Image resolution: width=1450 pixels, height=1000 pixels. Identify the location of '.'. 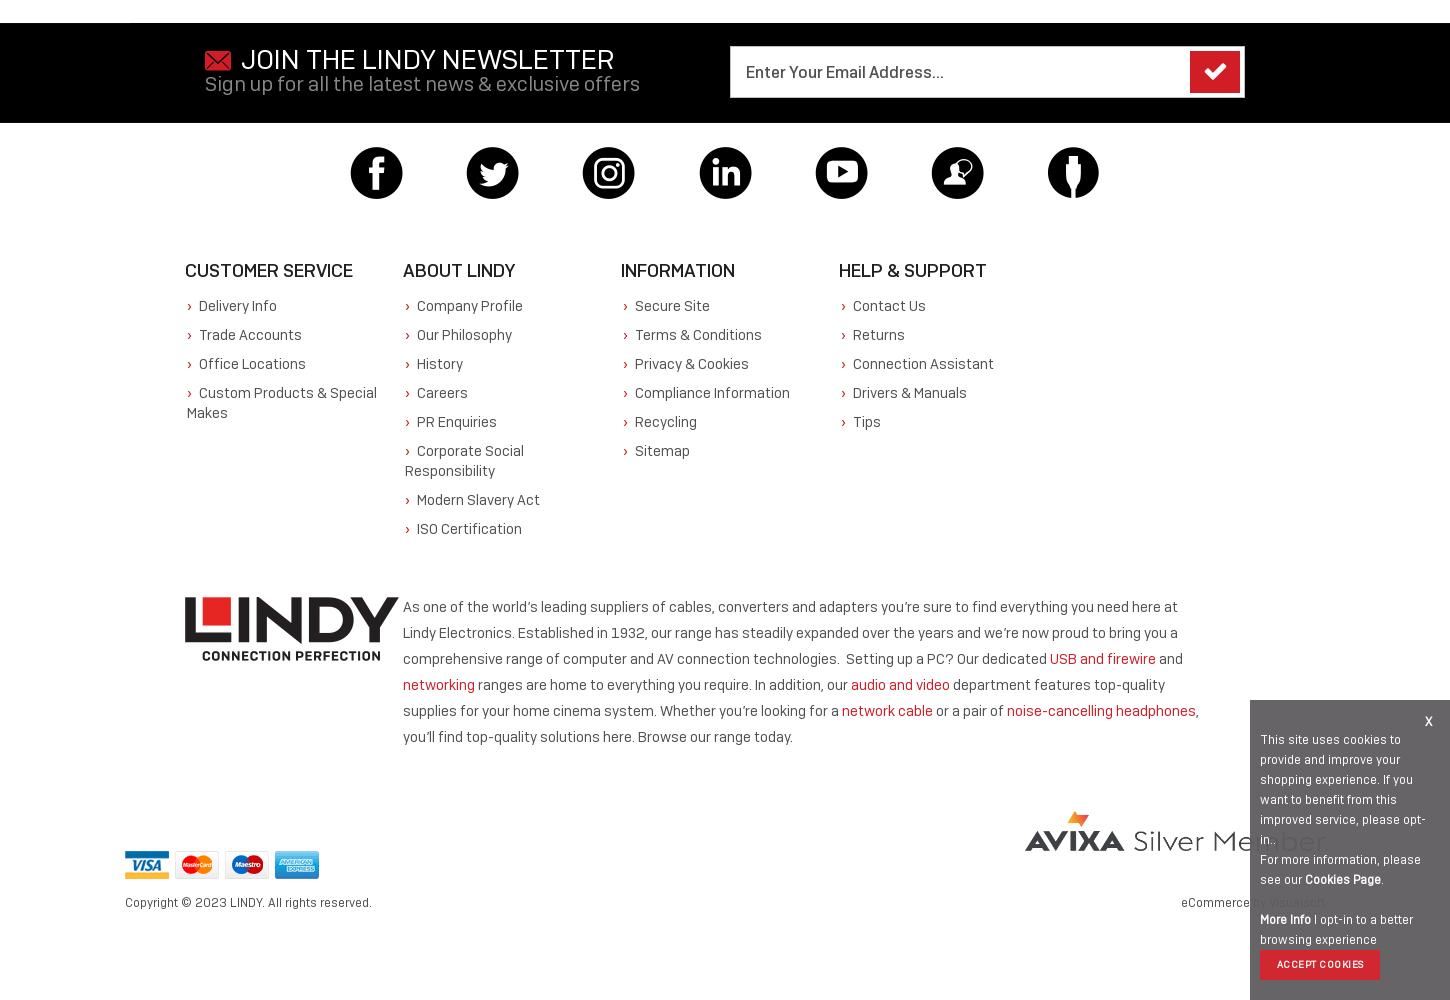
(1379, 880).